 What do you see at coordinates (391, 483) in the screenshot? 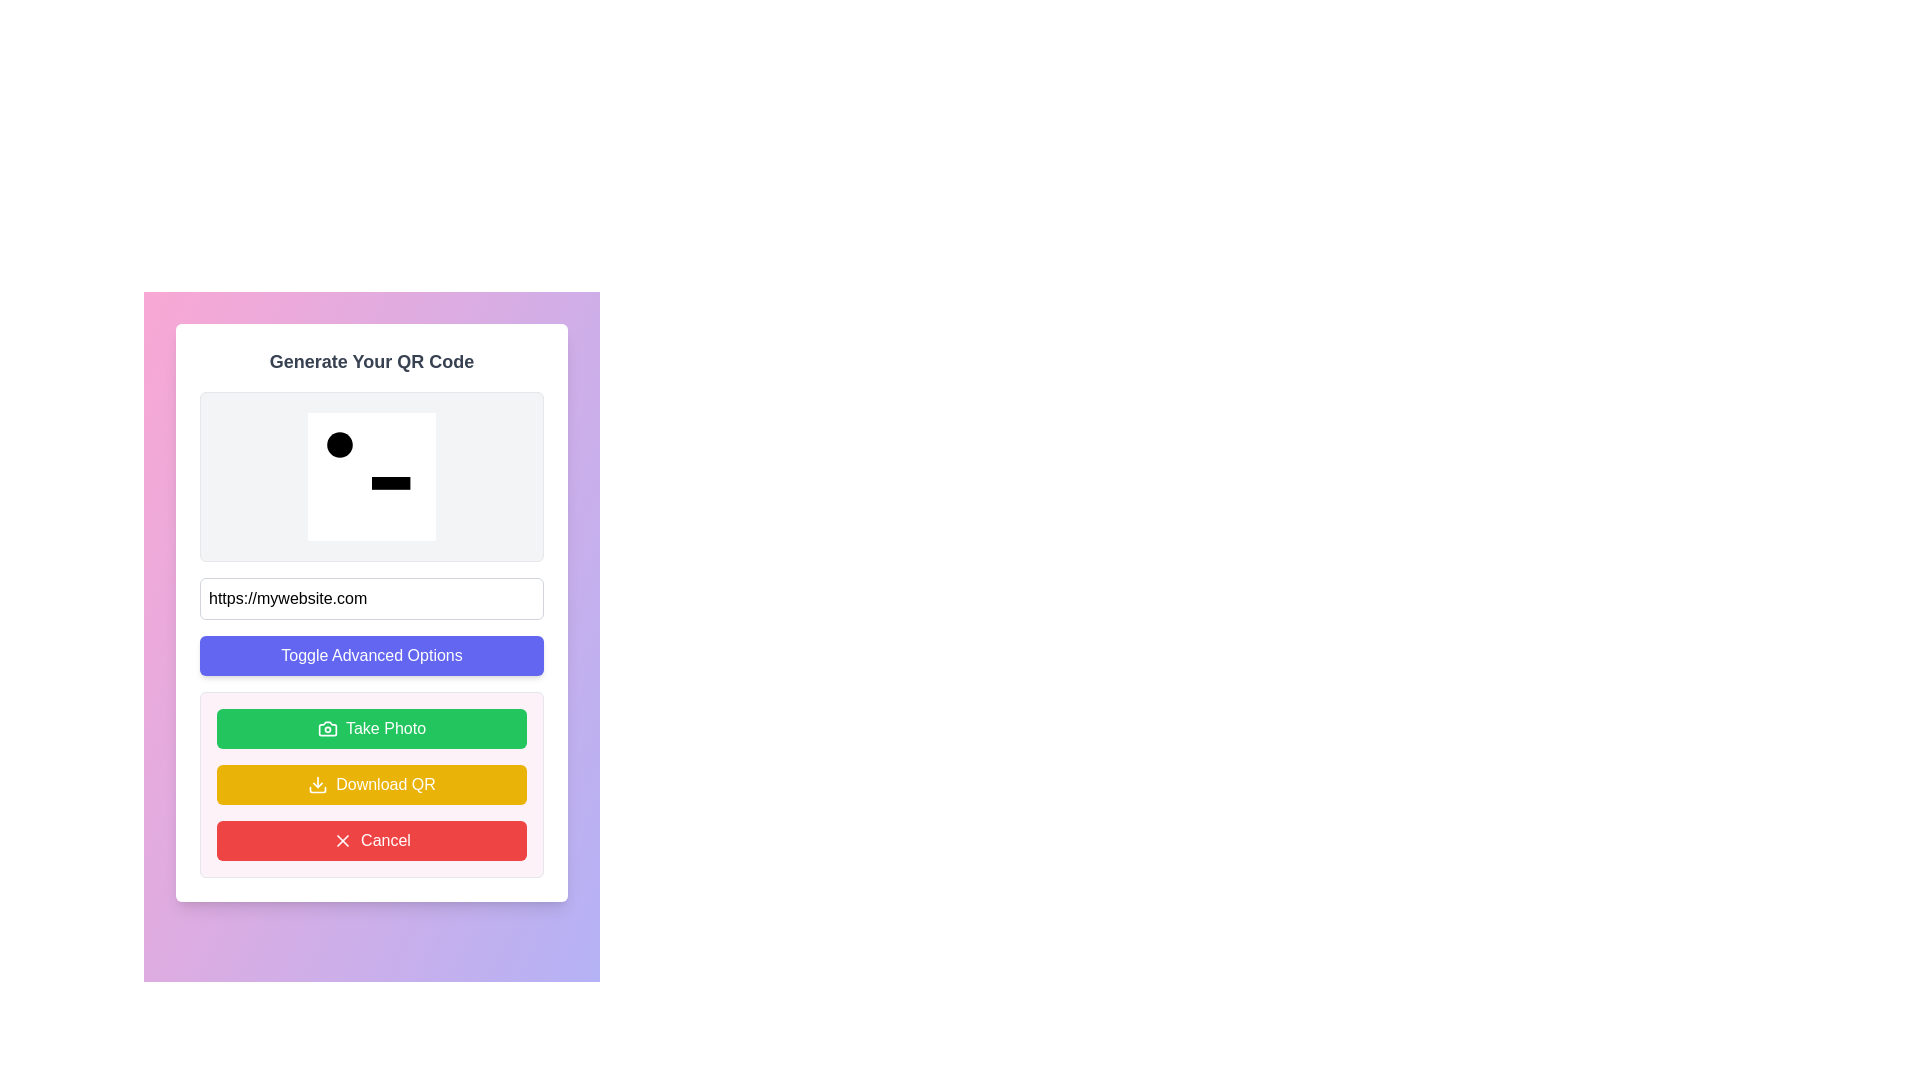
I see `the decorative graphical rectangle element located beneath the circular black element in the center of the interface` at bounding box center [391, 483].